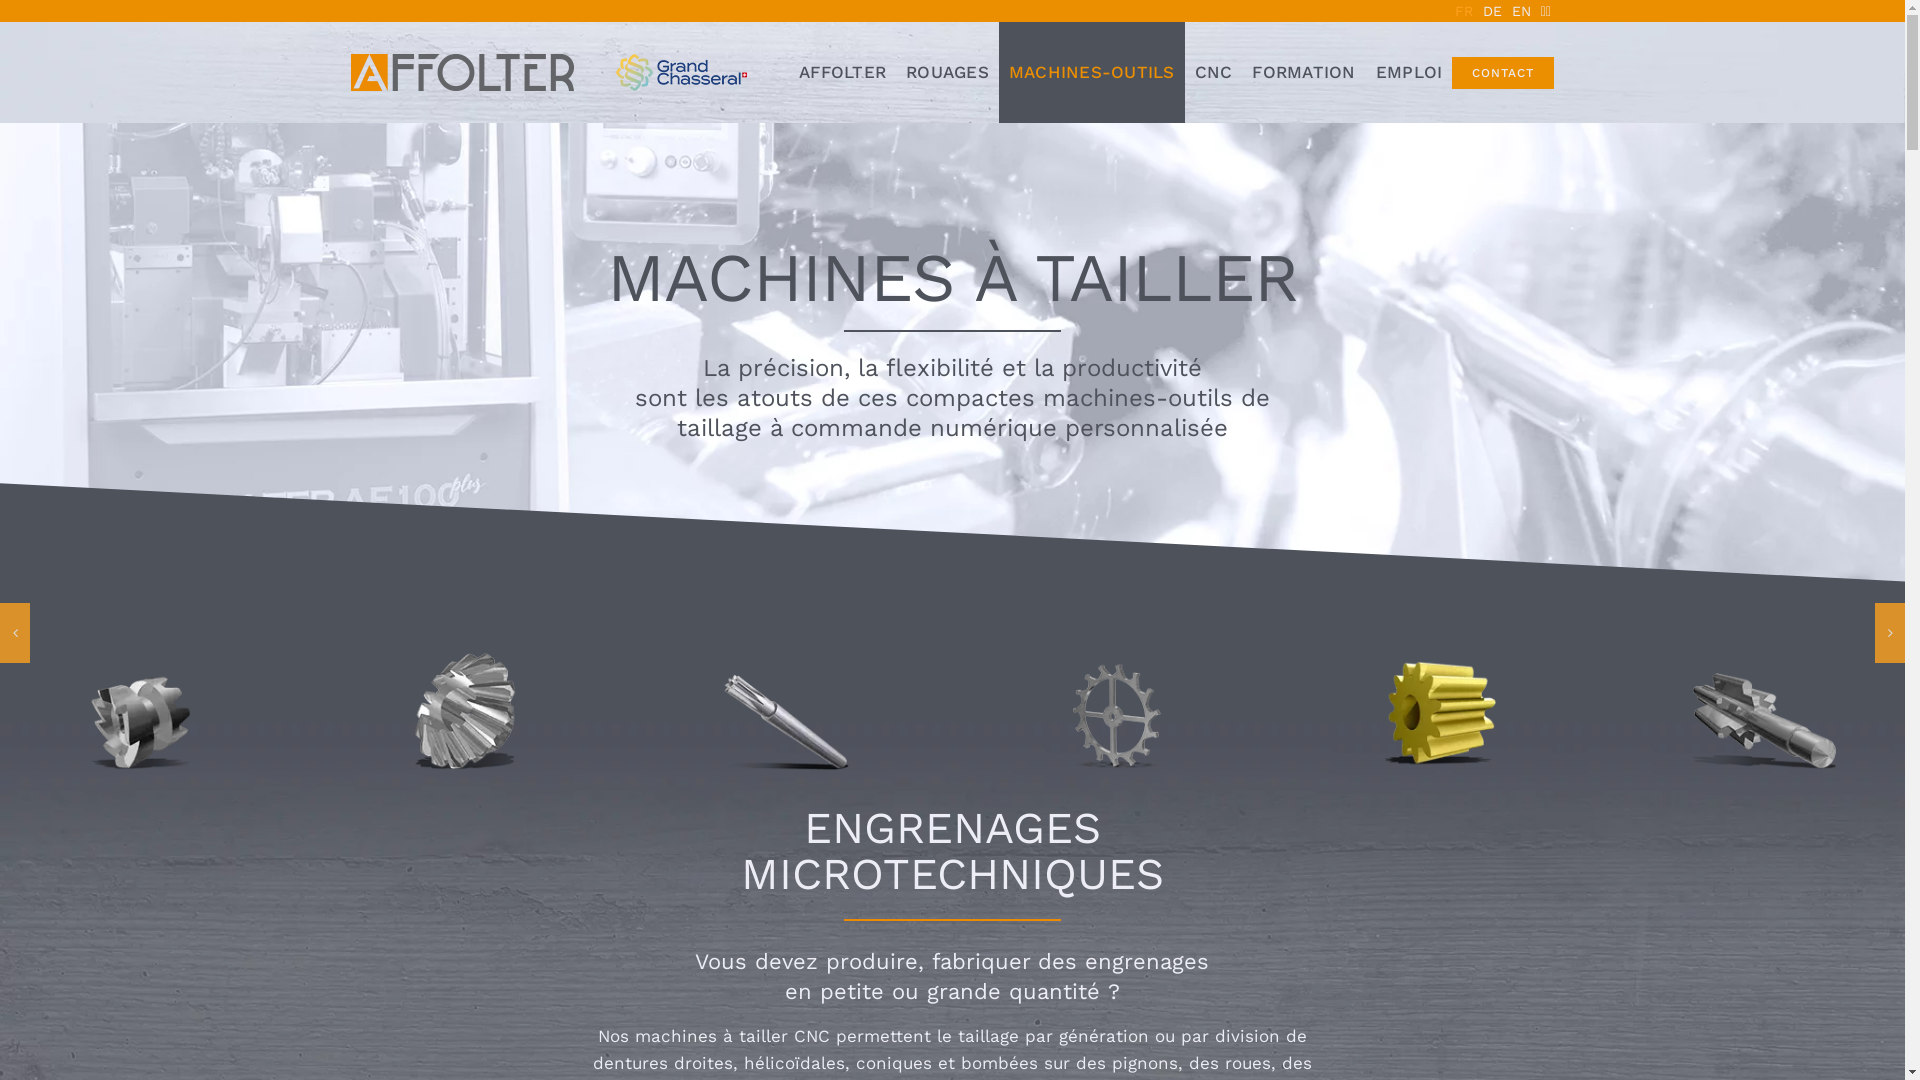 The width and height of the screenshot is (1920, 1080). What do you see at coordinates (1520, 11) in the screenshot?
I see `'EN'` at bounding box center [1520, 11].